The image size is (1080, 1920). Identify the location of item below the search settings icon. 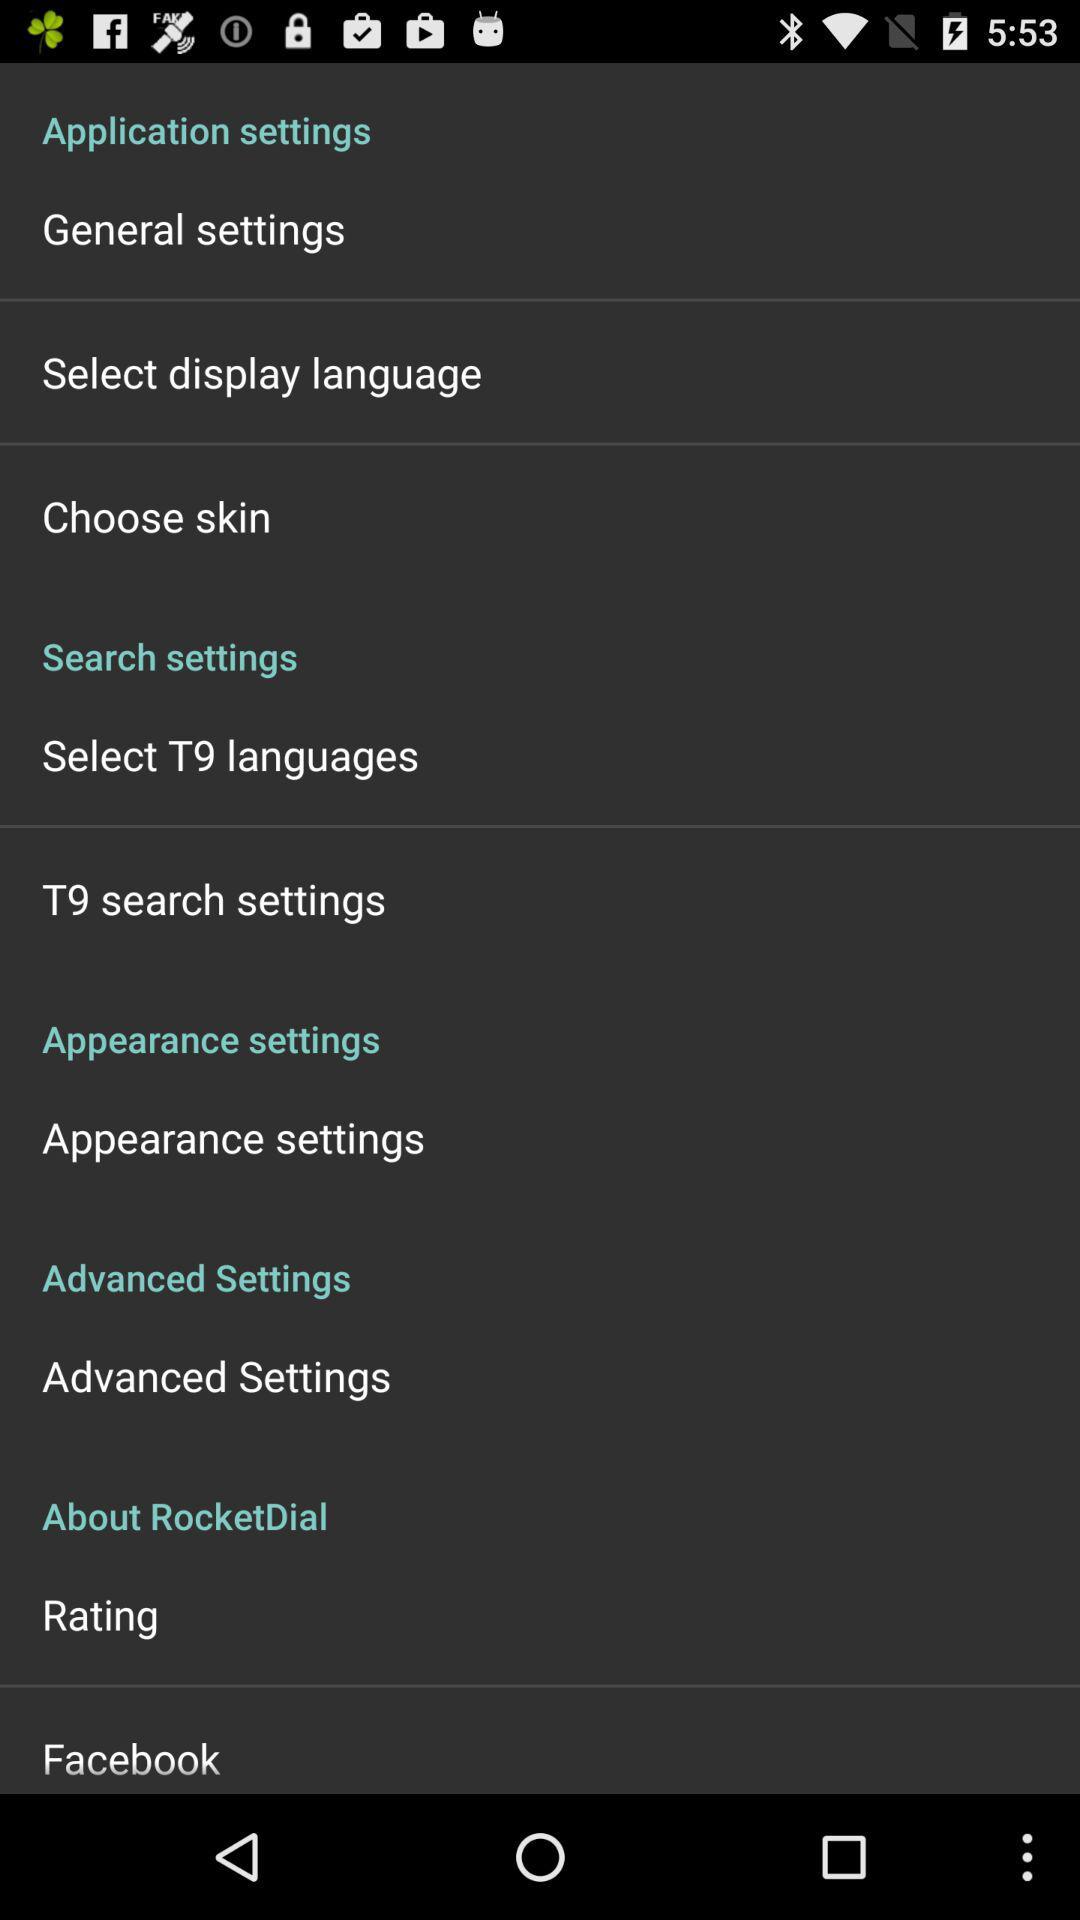
(229, 753).